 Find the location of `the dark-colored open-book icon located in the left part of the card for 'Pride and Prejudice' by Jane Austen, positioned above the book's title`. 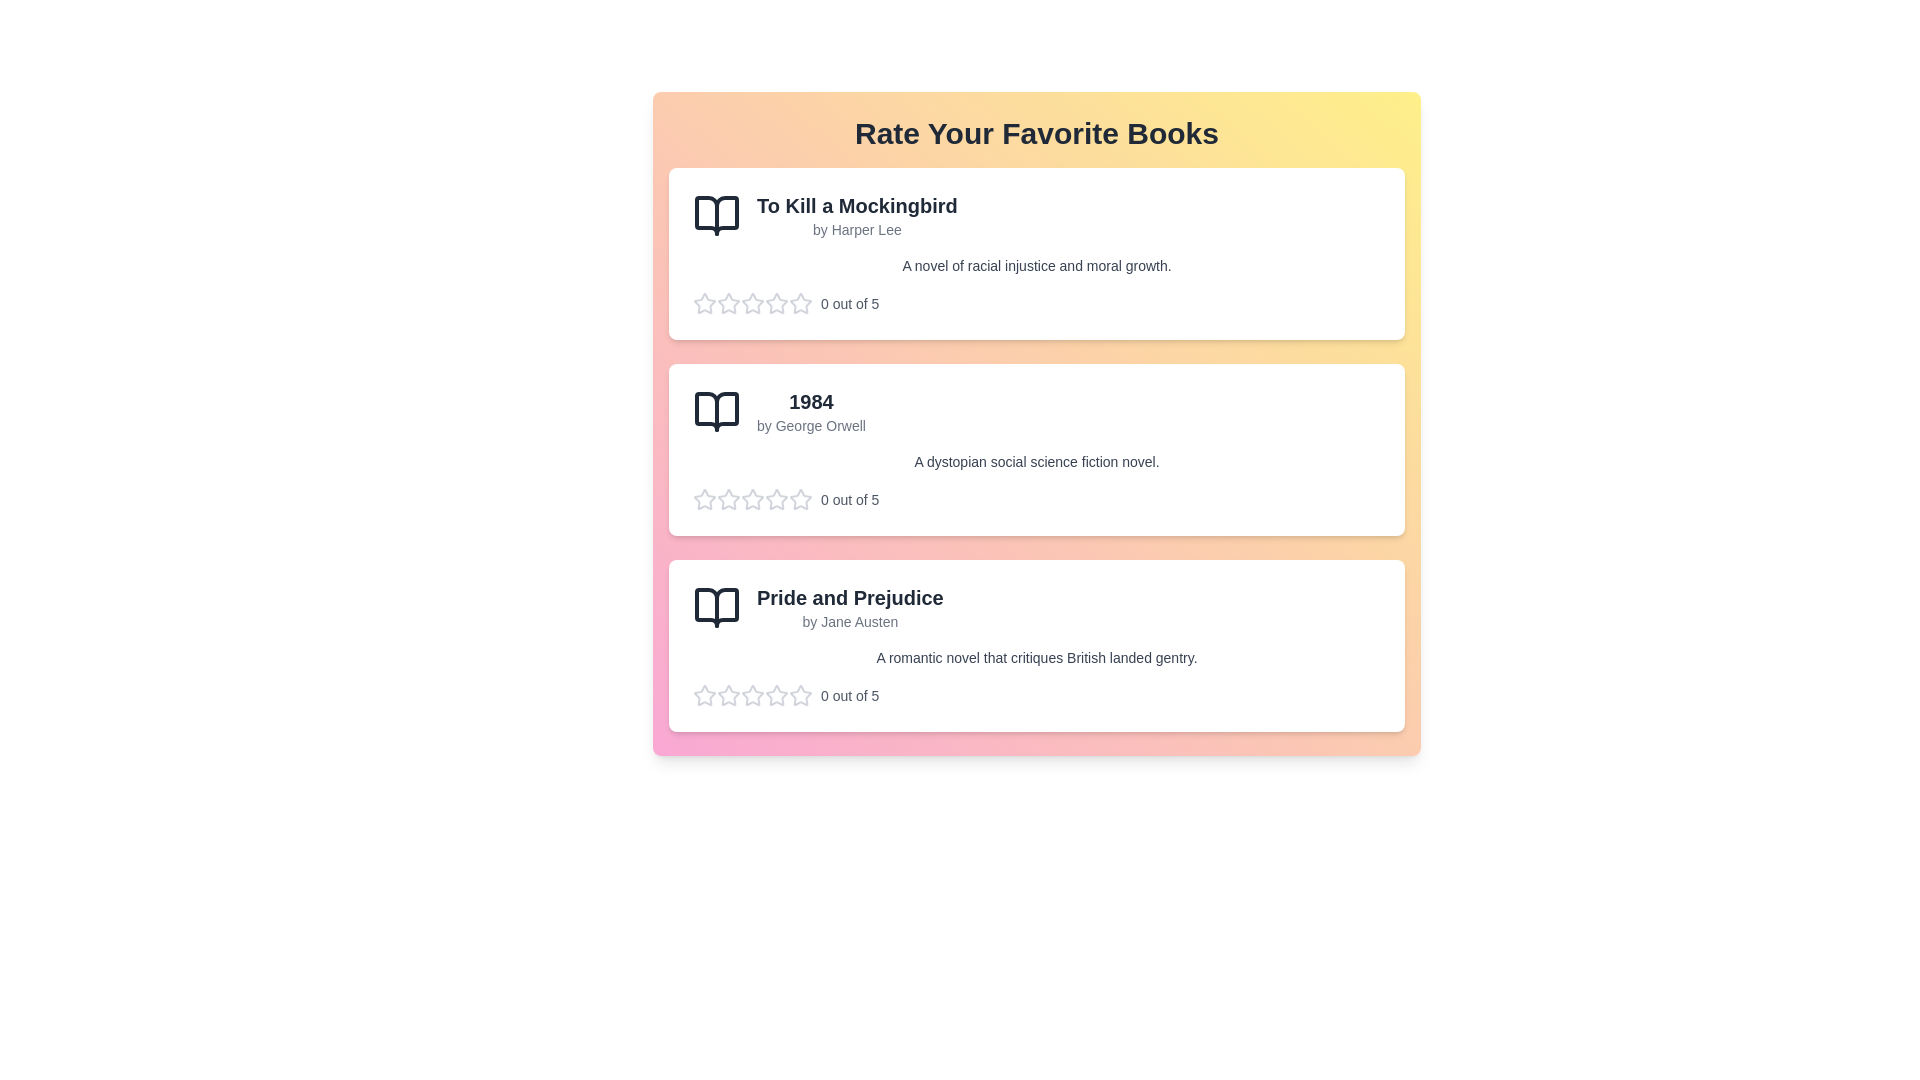

the dark-colored open-book icon located in the left part of the card for 'Pride and Prejudice' by Jane Austen, positioned above the book's title is located at coordinates (716, 607).